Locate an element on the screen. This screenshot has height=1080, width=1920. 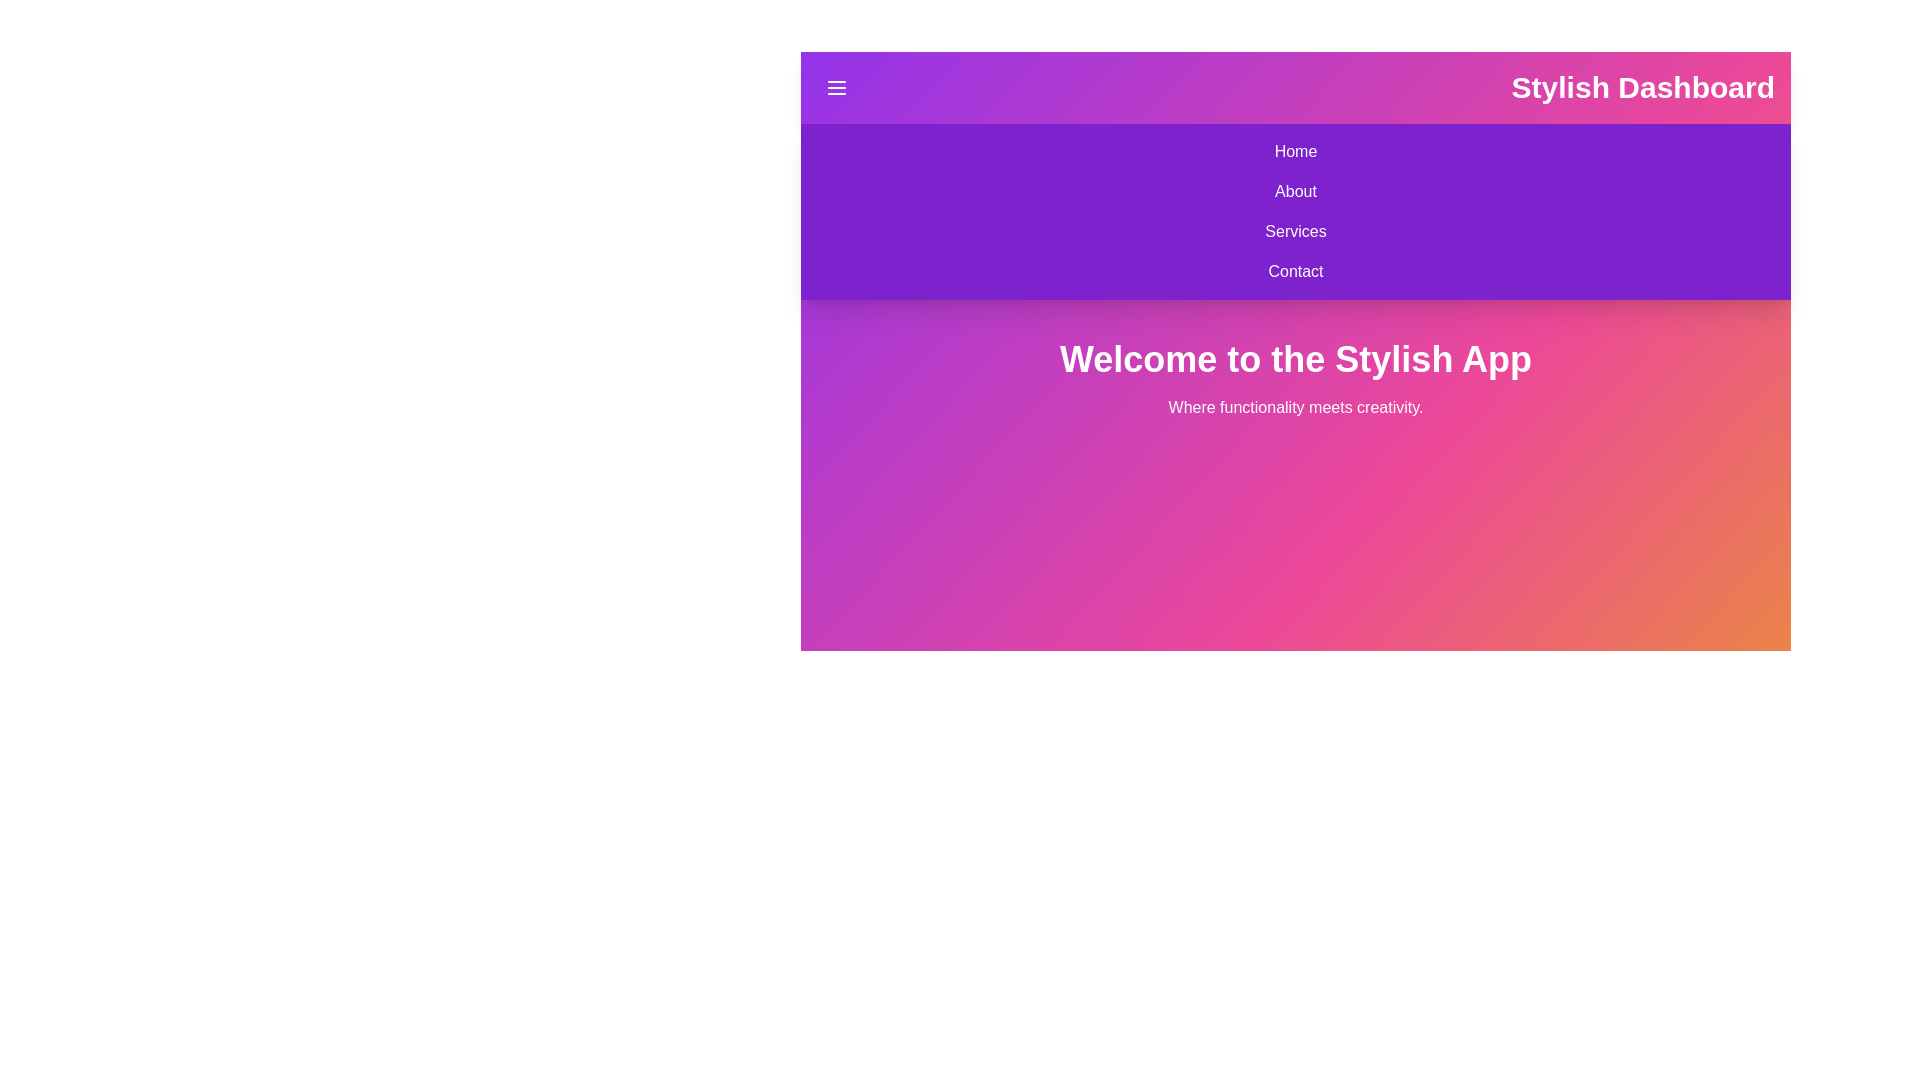
the Home from the navigation menu is located at coordinates (816, 150).